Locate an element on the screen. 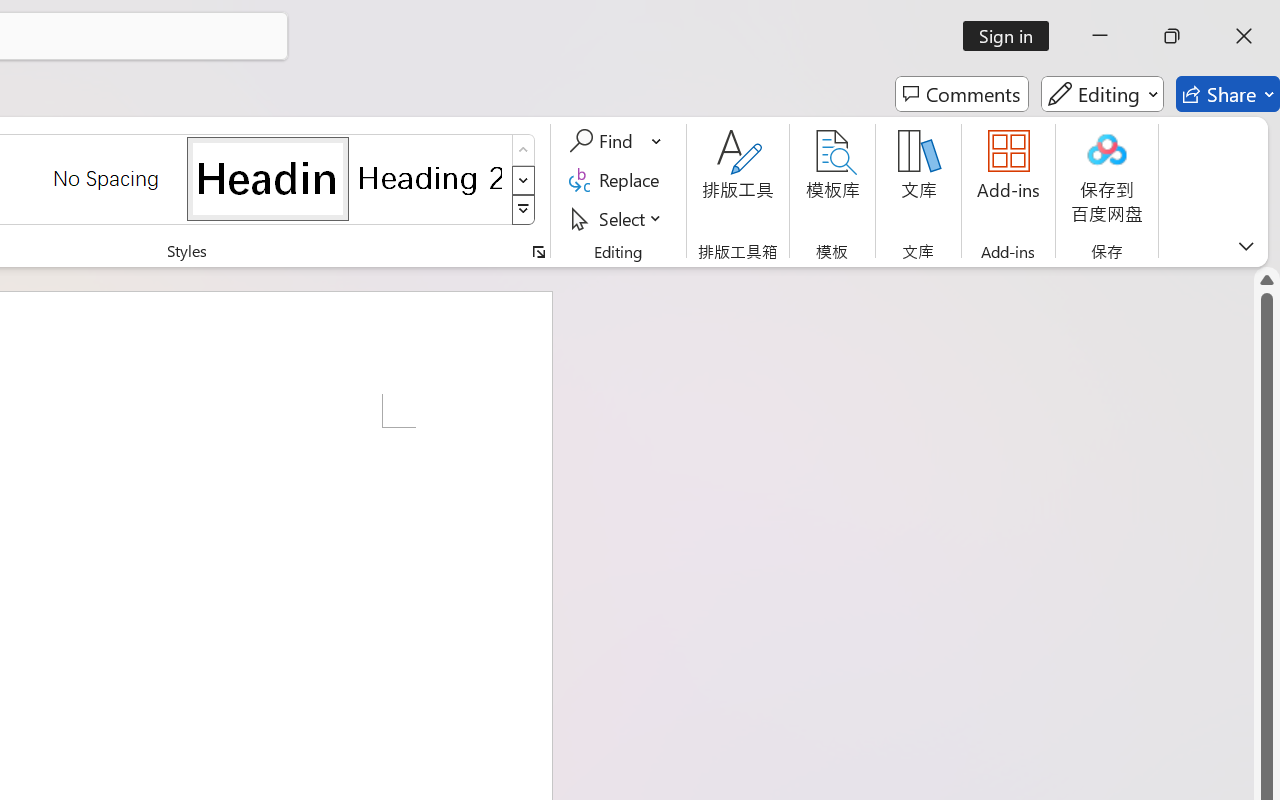  'Editing' is located at coordinates (1101, 94).